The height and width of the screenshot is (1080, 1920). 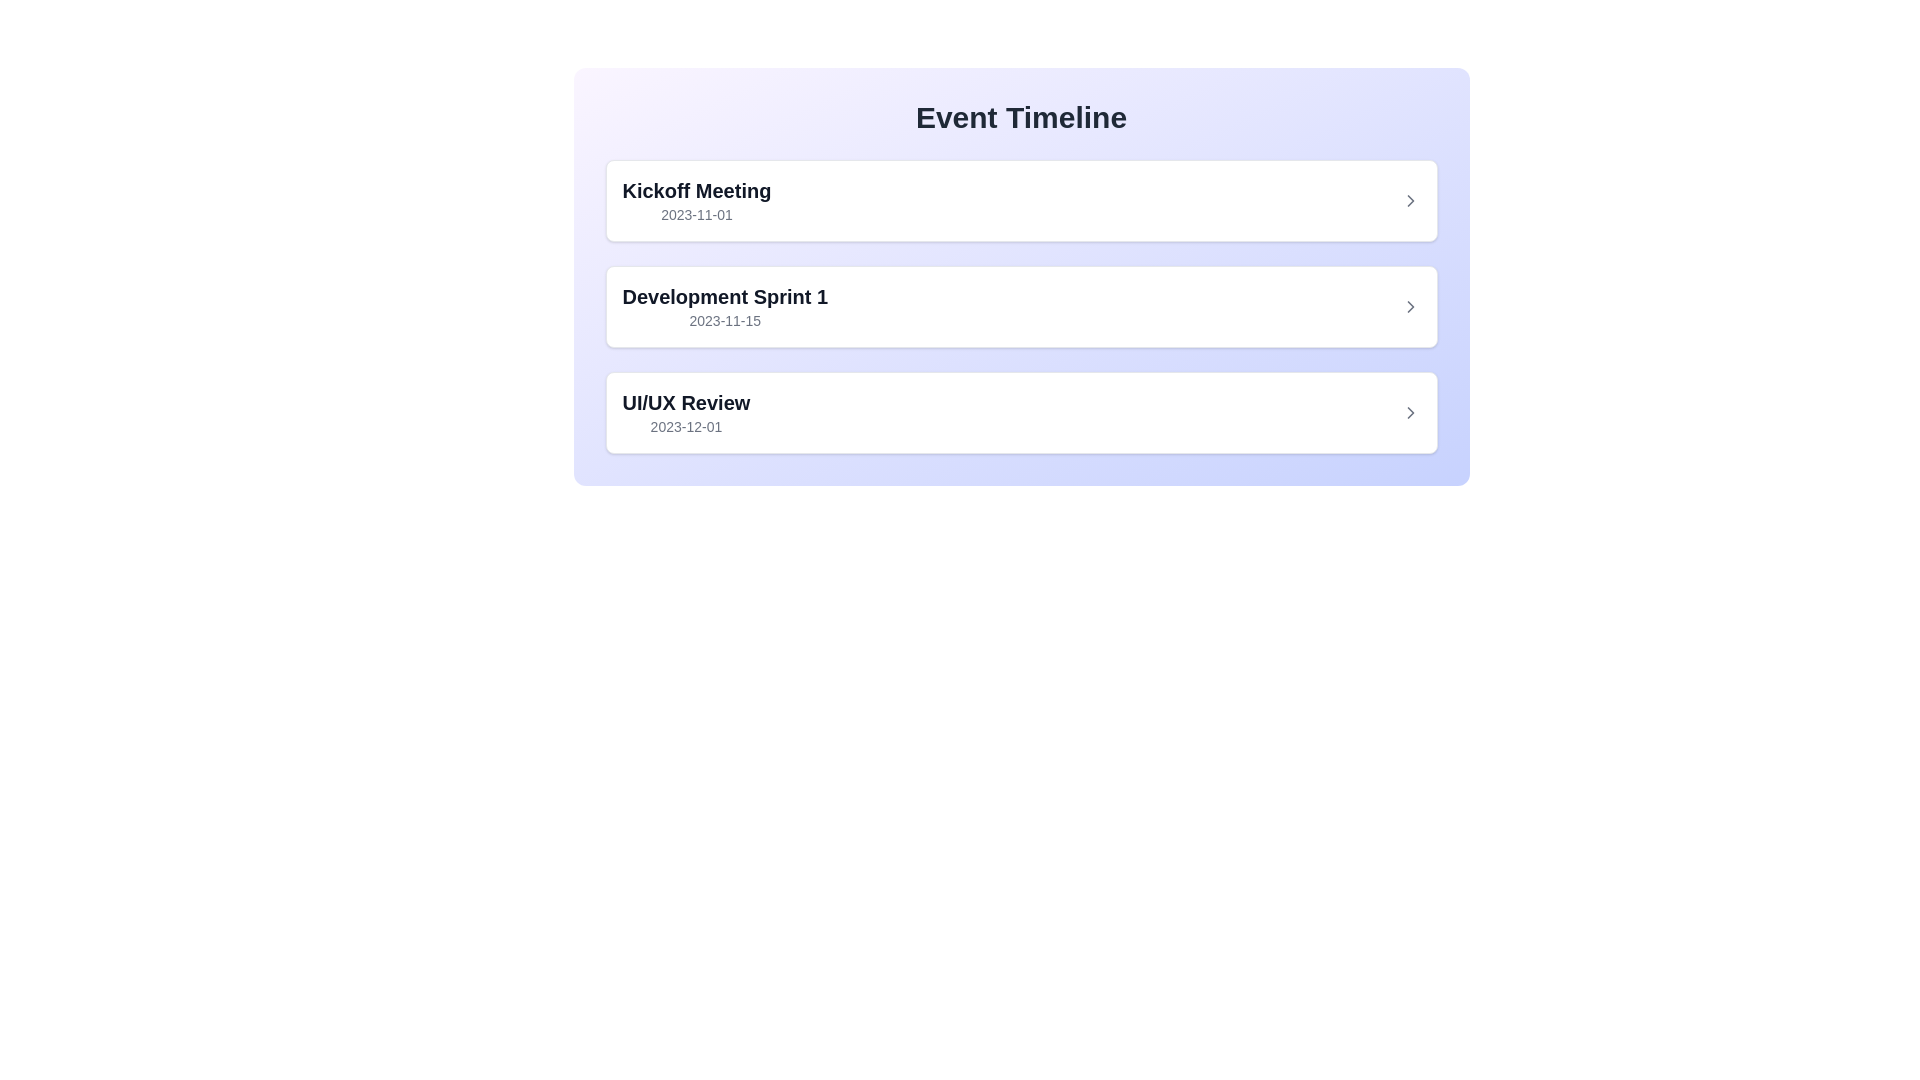 I want to click on the text component displaying the date '2023-11-01', which is located beneath the title 'Kickoff Meeting' in the 'Event Timeline' interface, so click(x=696, y=215).